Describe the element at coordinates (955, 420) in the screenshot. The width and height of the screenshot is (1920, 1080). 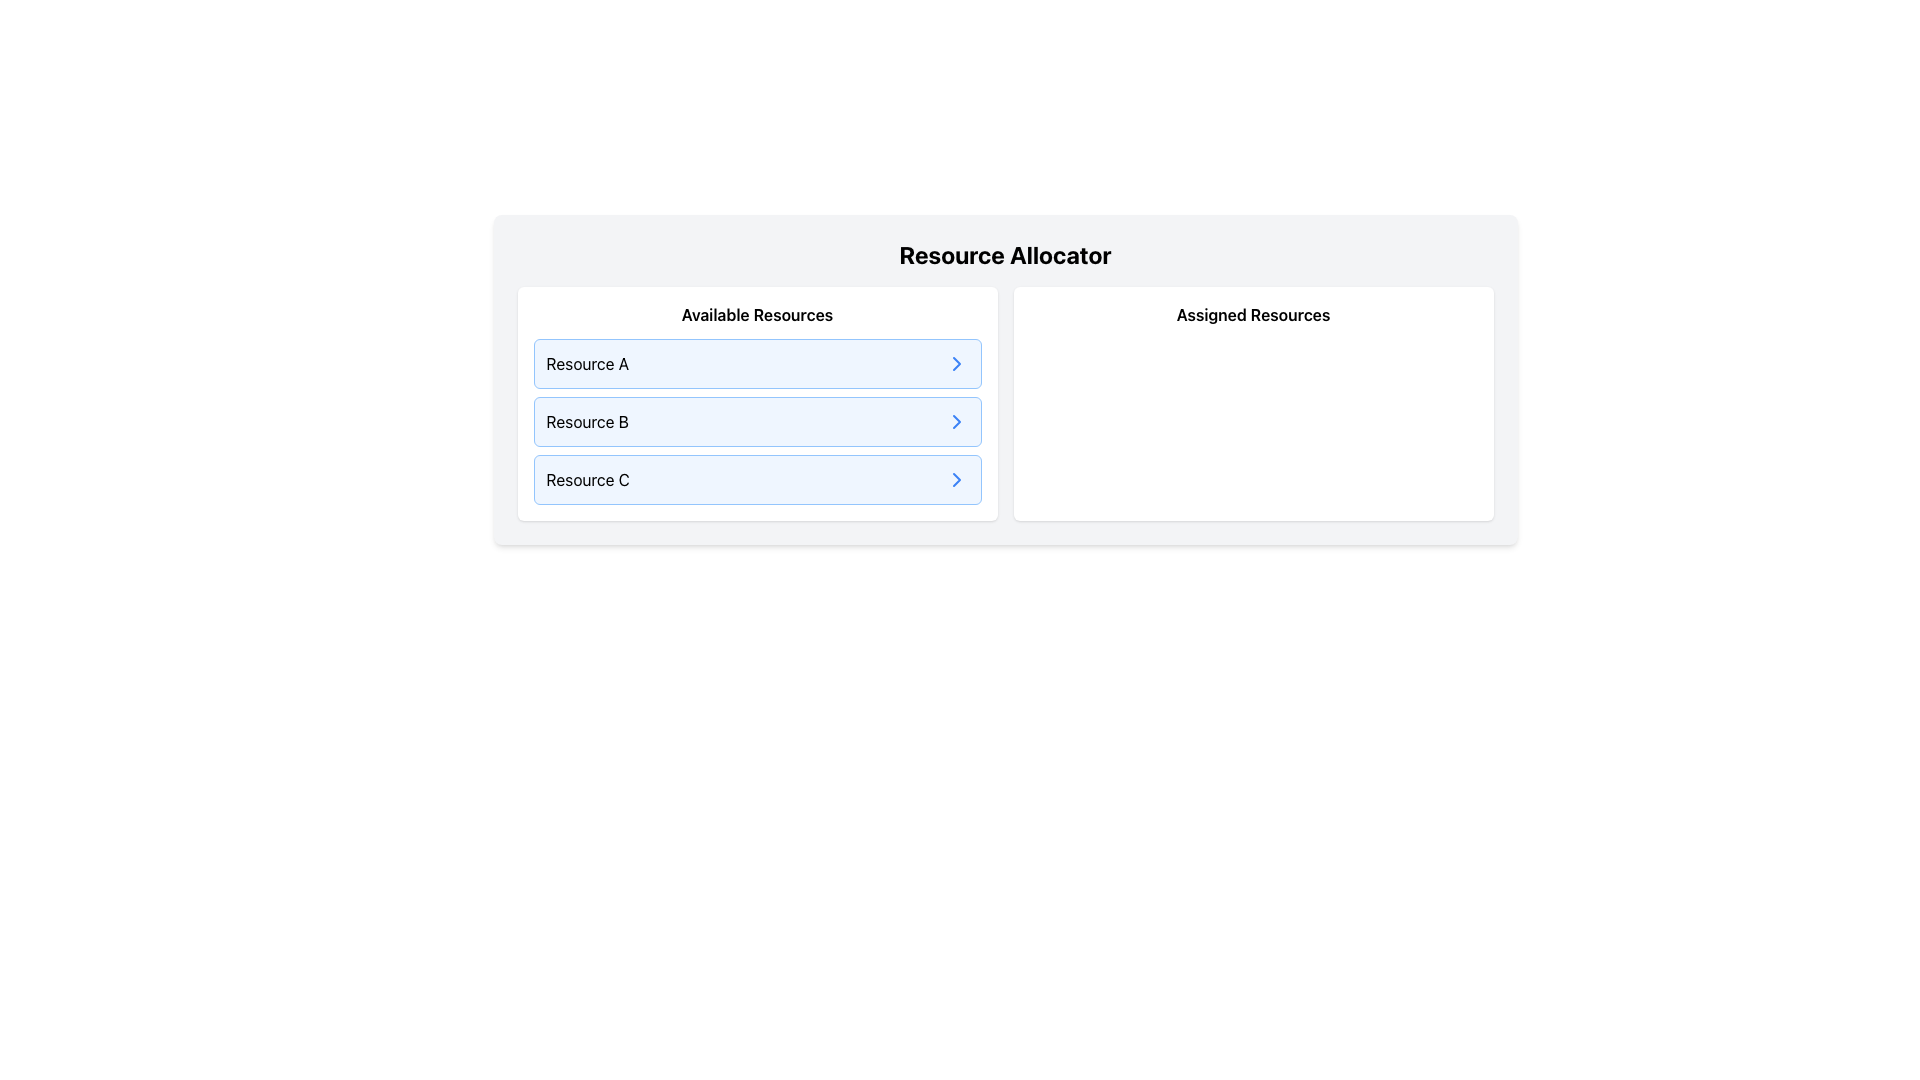
I see `the right-facing chevron icon in the second row labeled 'Resource B'` at that location.